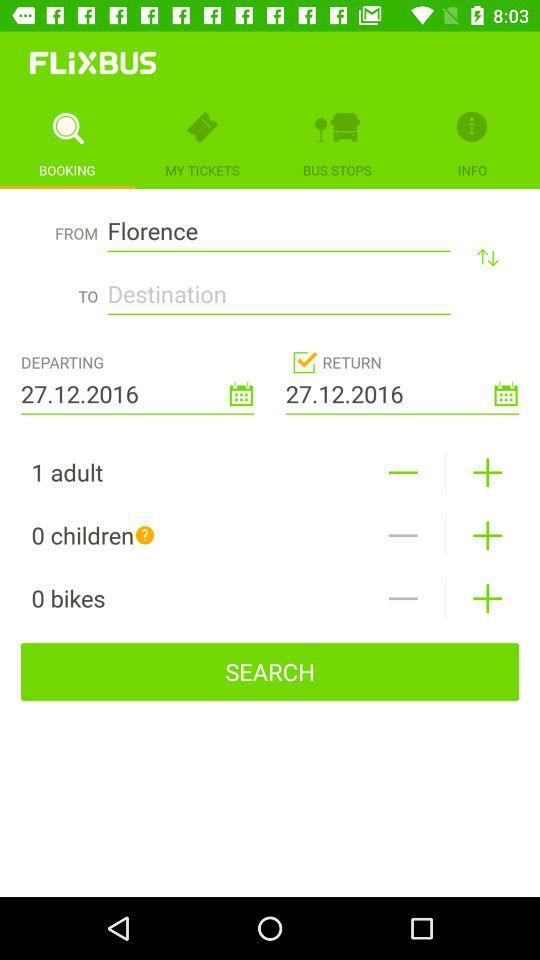  I want to click on the add icon, so click(486, 598).